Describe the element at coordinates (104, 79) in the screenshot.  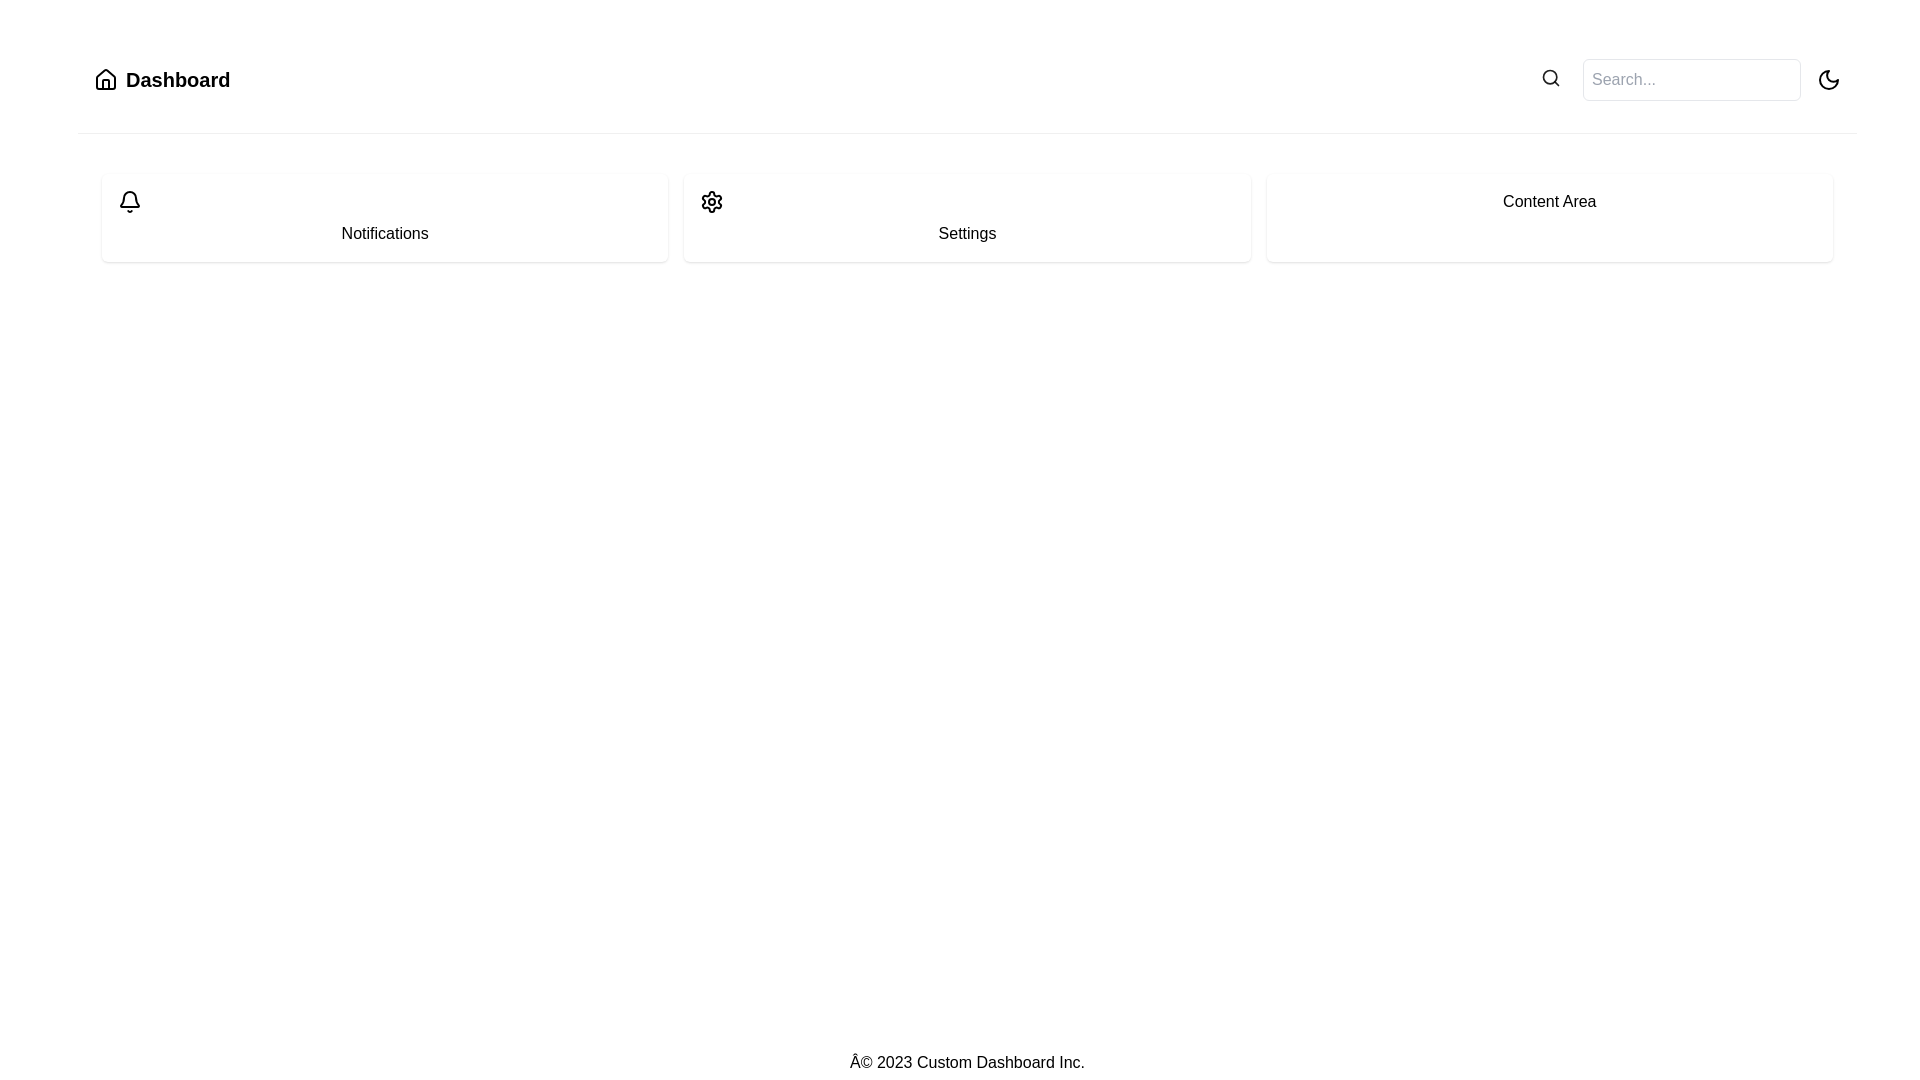
I see `the home icon, which is a black outlined graphic of a house located in the top-left corner of the page` at that location.